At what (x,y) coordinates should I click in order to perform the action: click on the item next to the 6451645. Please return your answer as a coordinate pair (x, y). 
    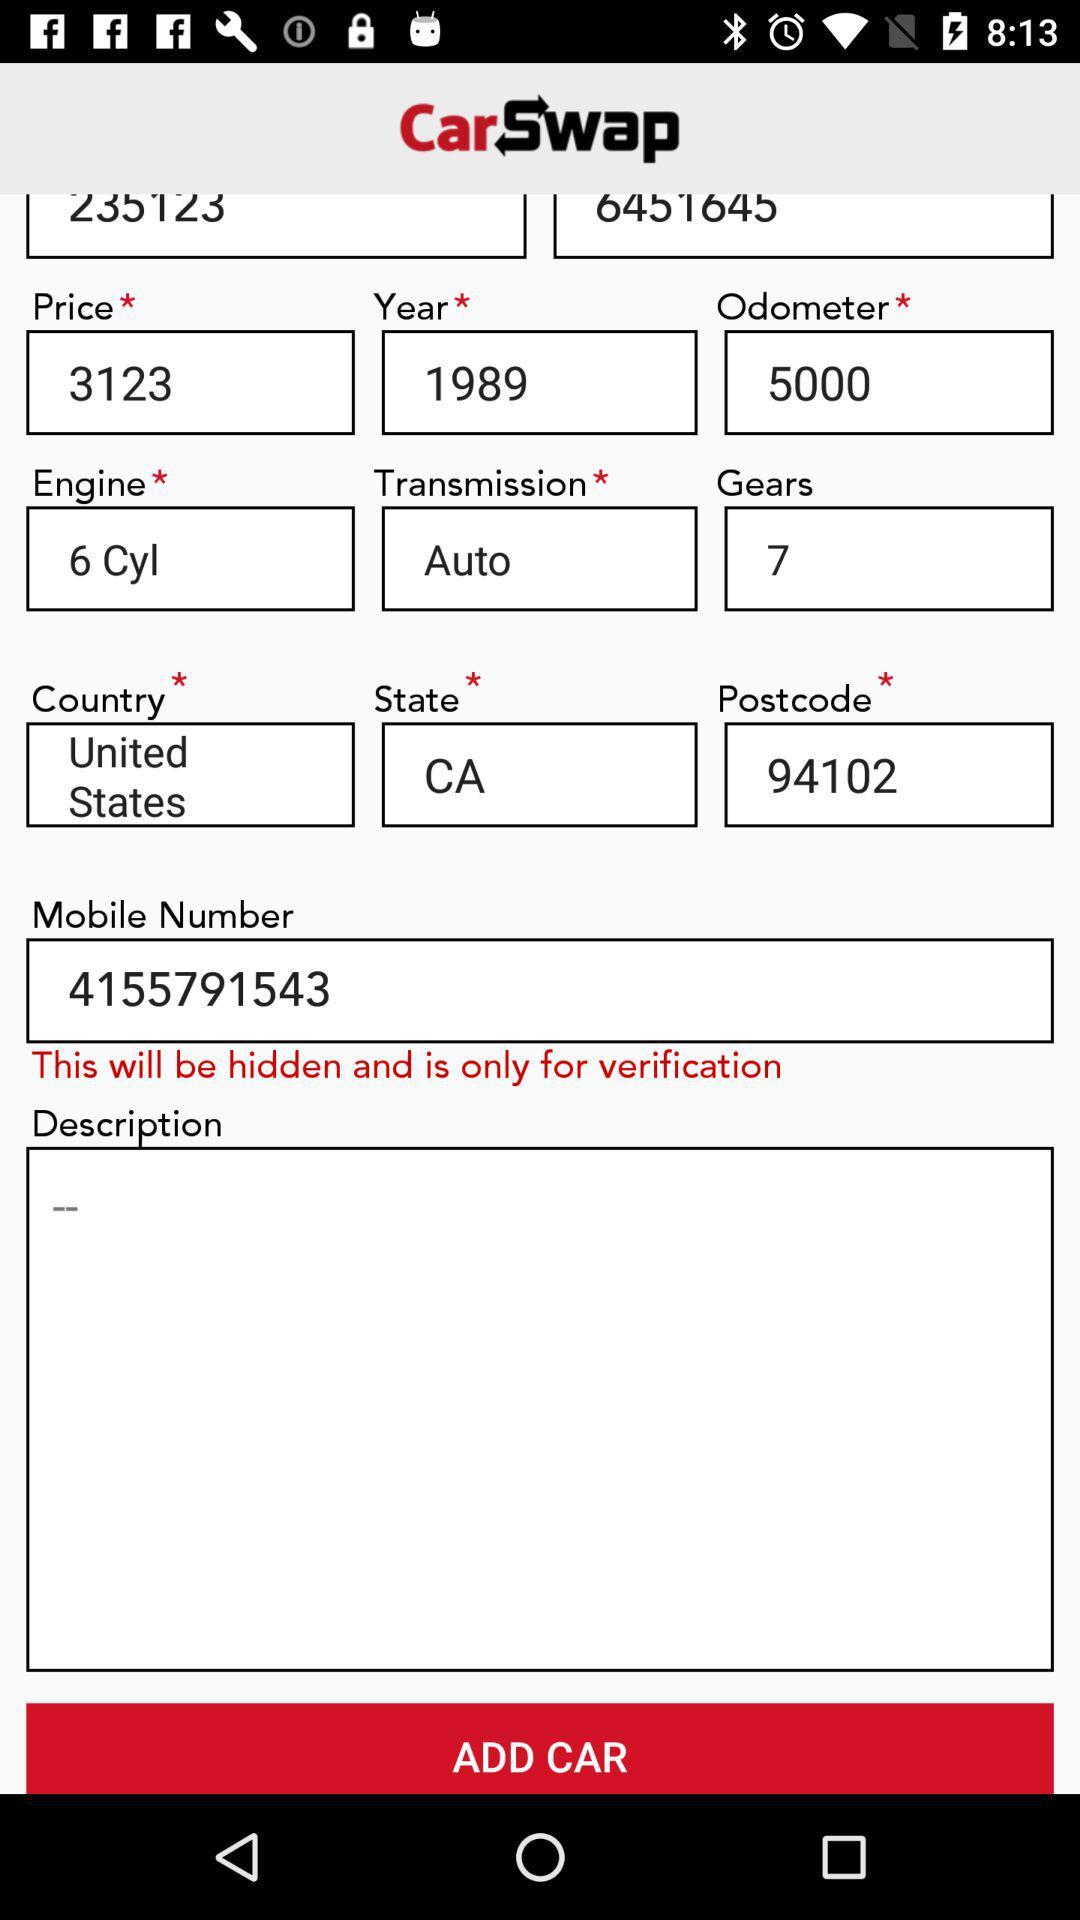
    Looking at the image, I should click on (276, 226).